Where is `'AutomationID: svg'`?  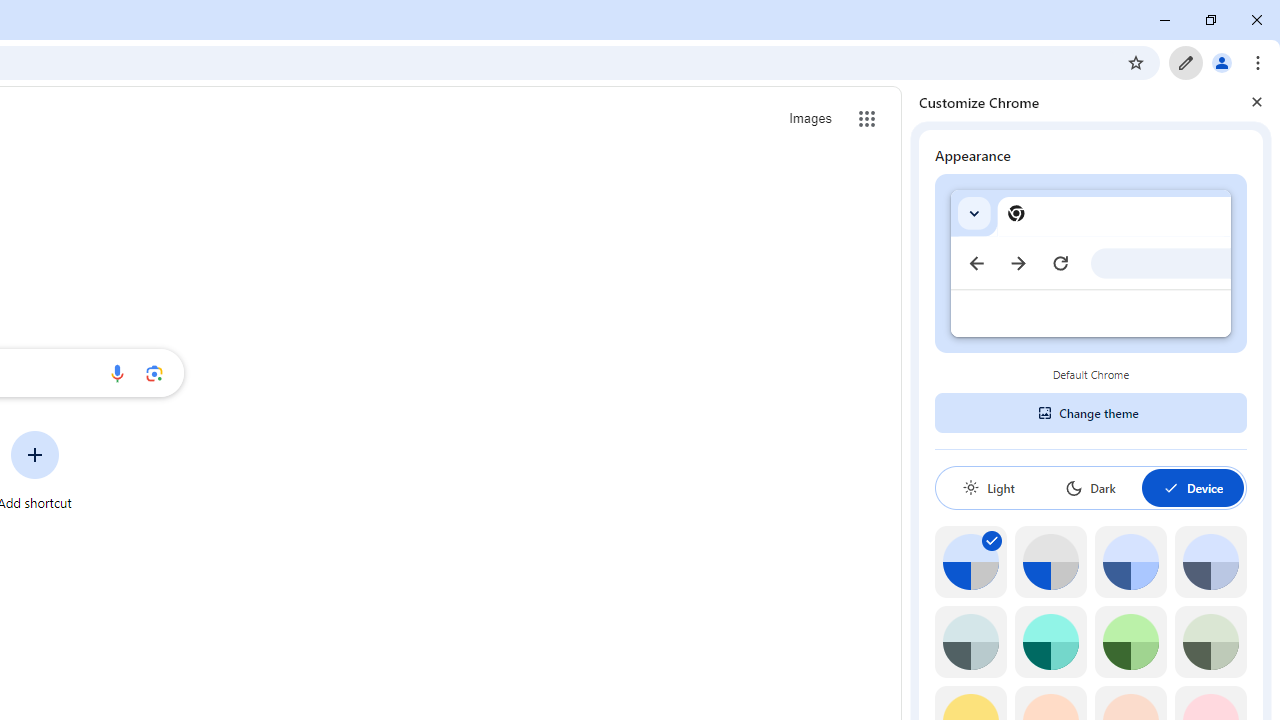
'AutomationID: svg' is located at coordinates (992, 541).